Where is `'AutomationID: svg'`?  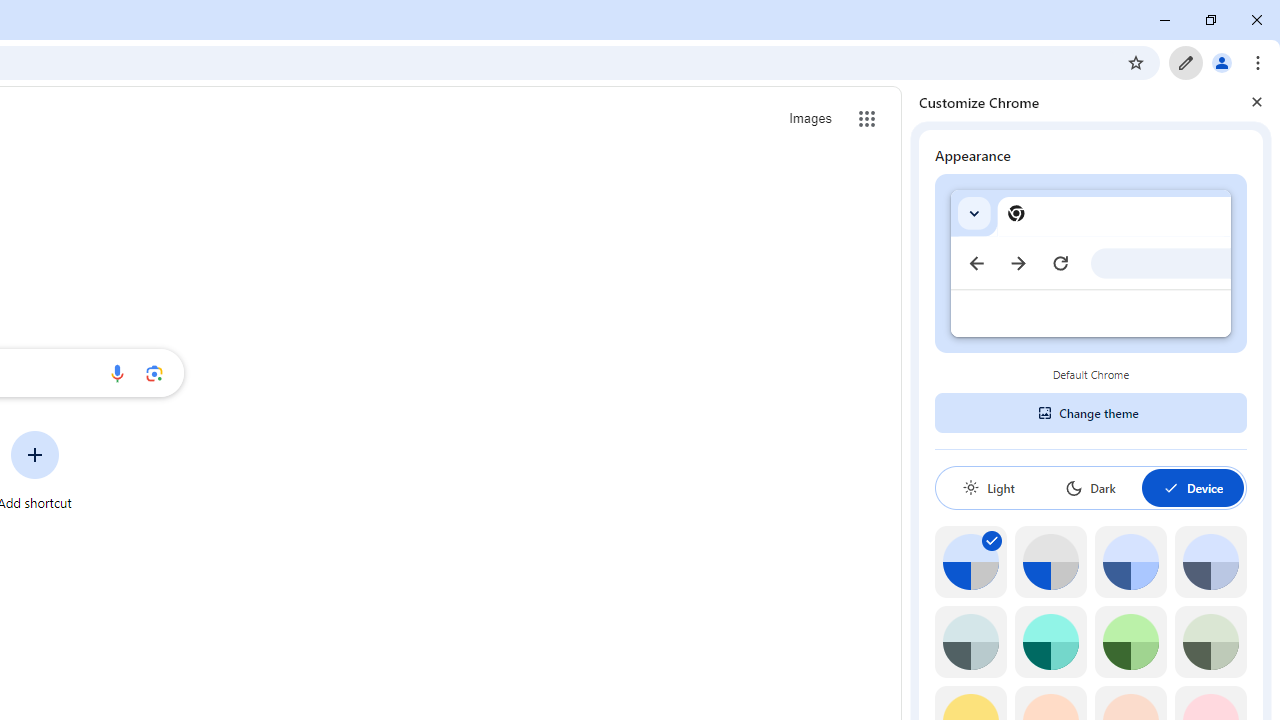
'AutomationID: svg' is located at coordinates (992, 541).